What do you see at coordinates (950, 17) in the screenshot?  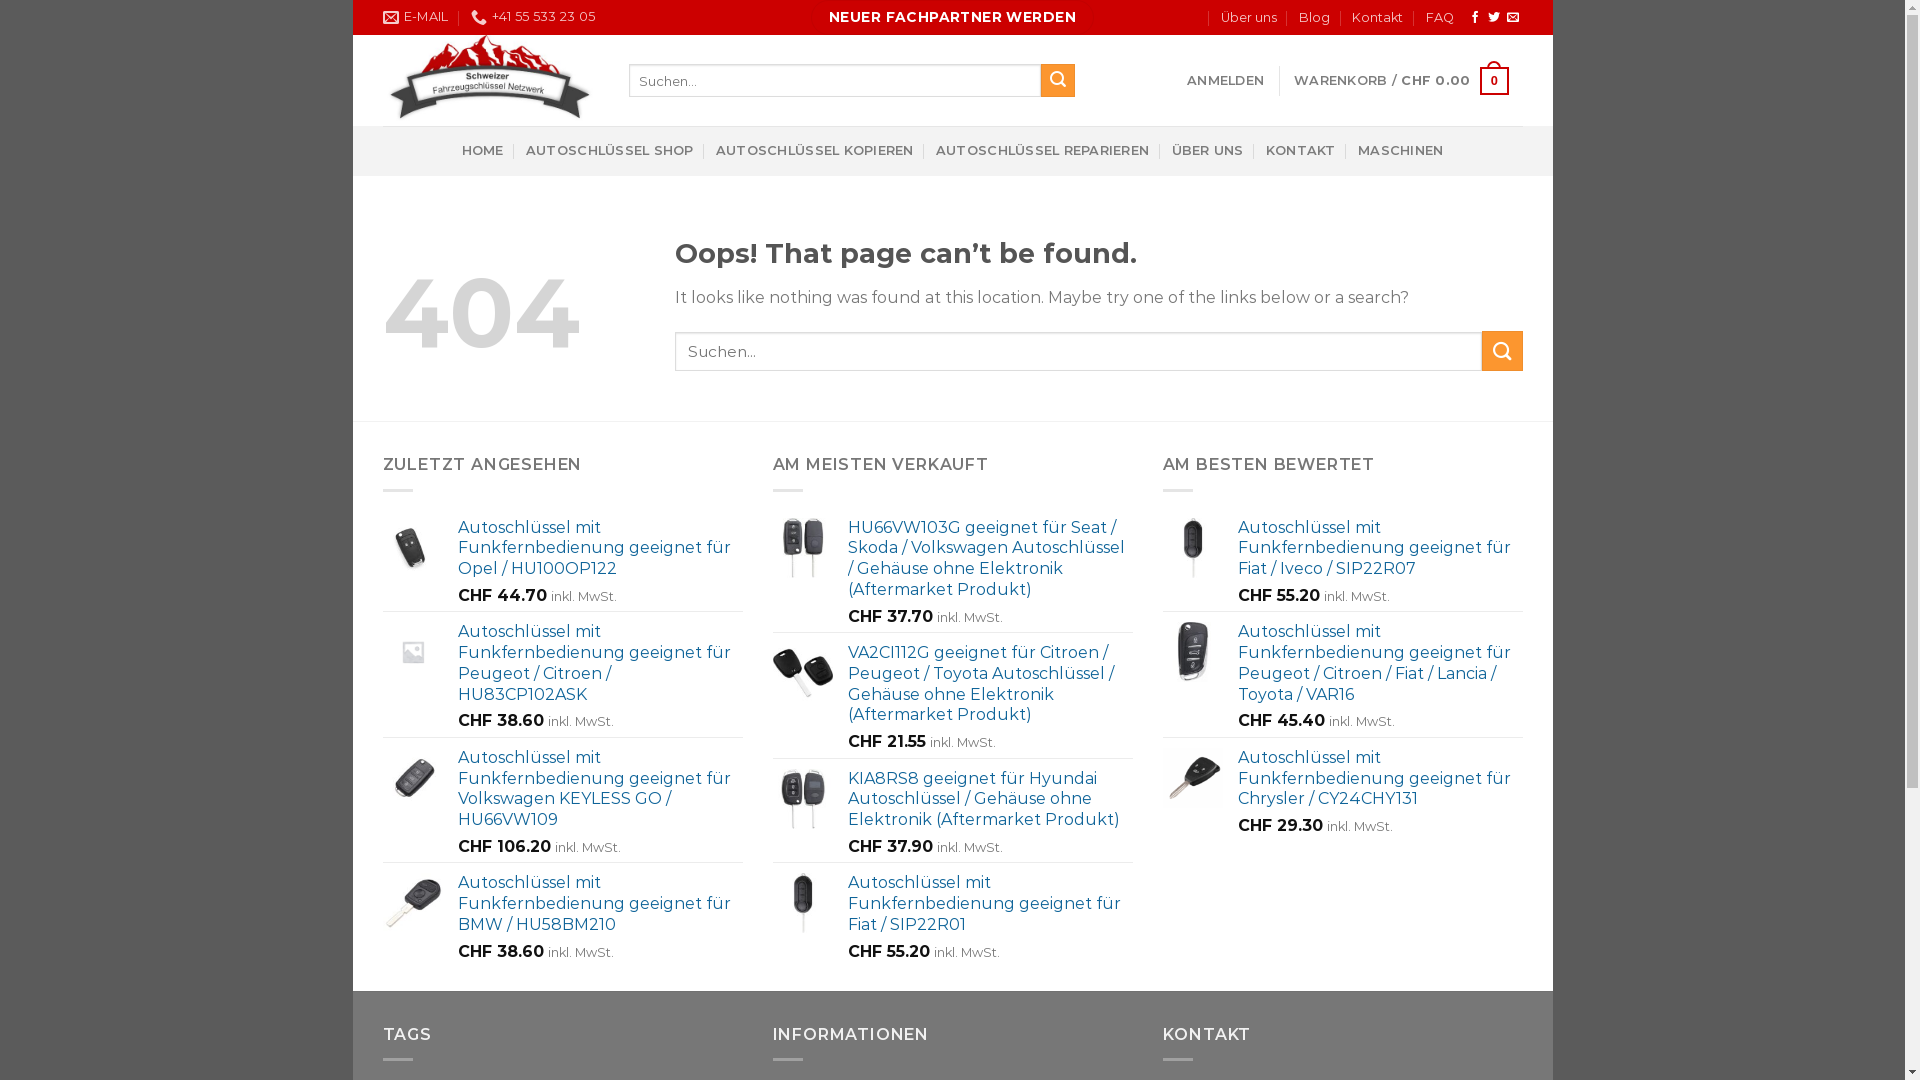 I see `'NEUER FACHPARTNER WERDEN'` at bounding box center [950, 17].